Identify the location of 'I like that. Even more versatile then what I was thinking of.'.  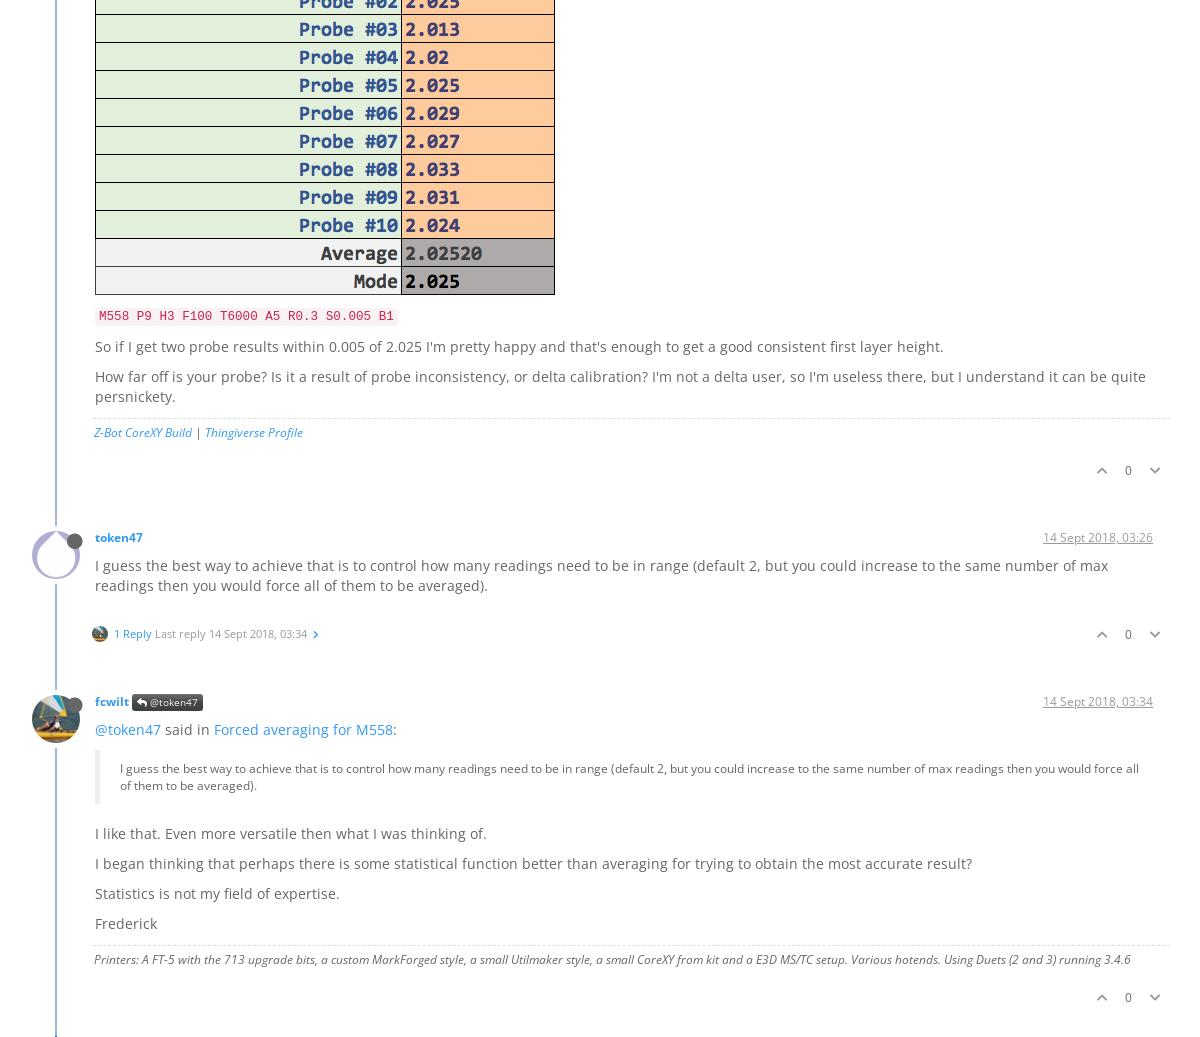
(95, 833).